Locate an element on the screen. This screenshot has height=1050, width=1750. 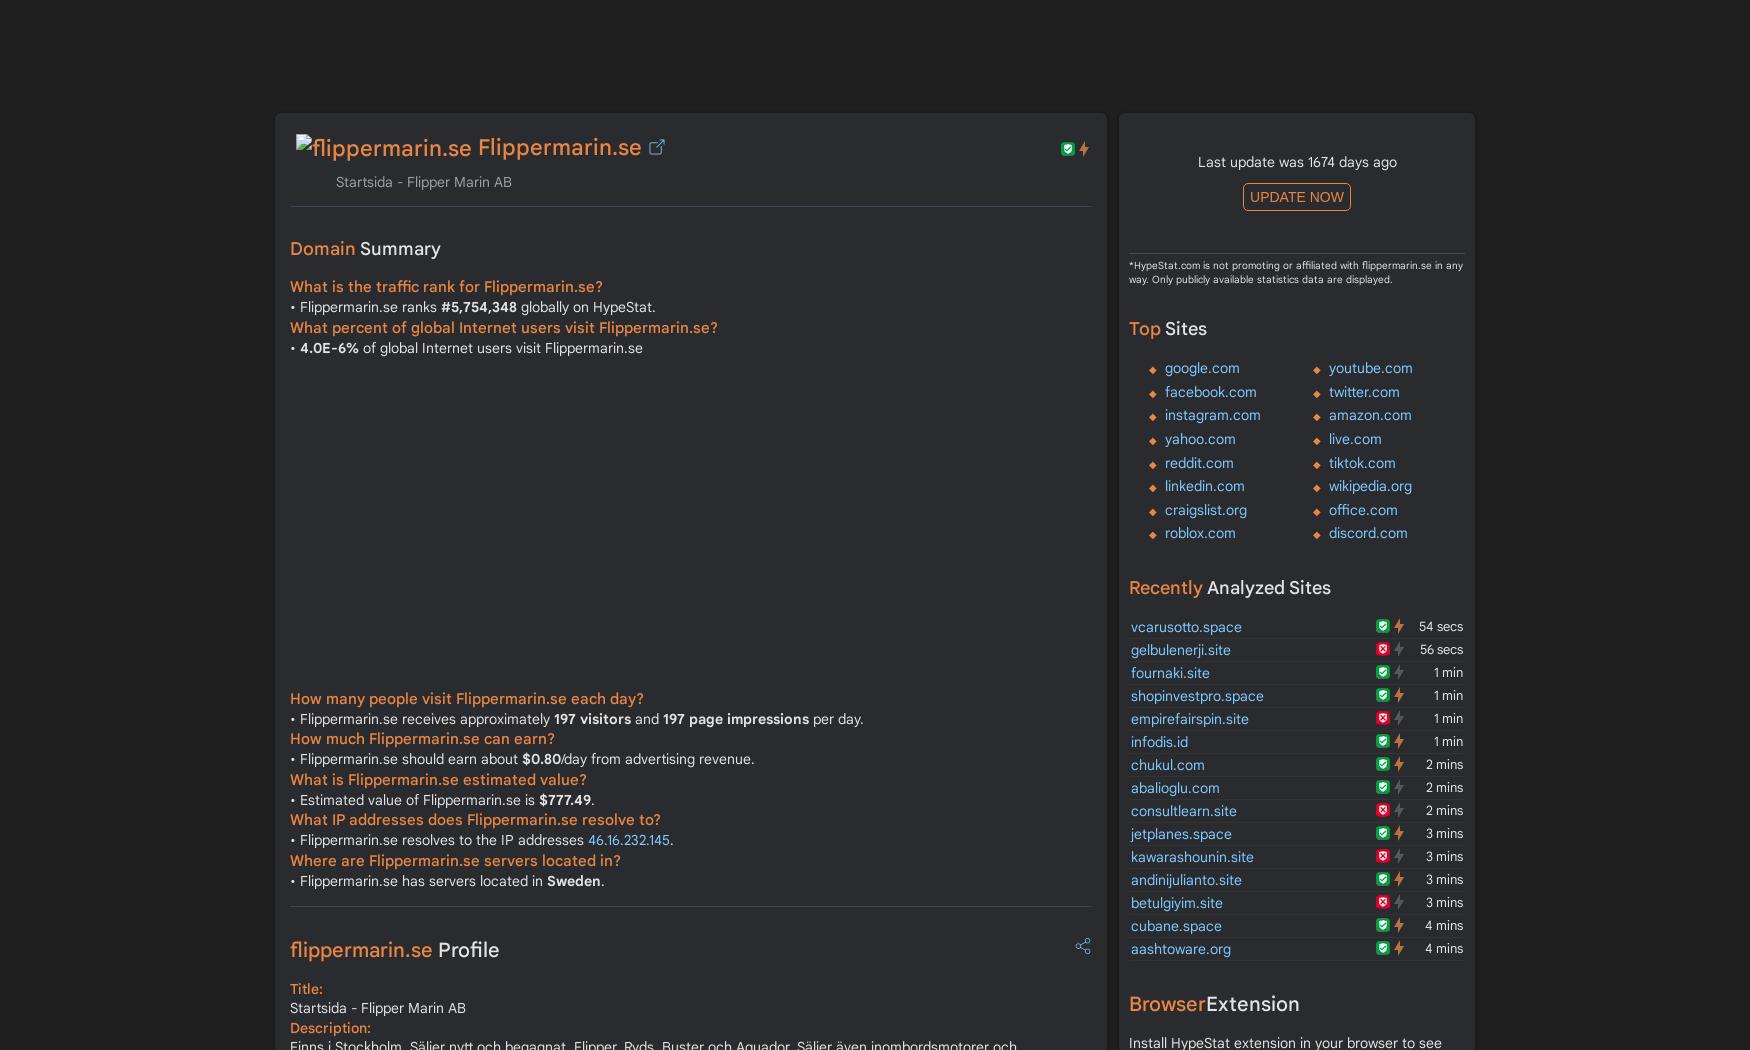
'forbina.se' is located at coordinates (322, 46).